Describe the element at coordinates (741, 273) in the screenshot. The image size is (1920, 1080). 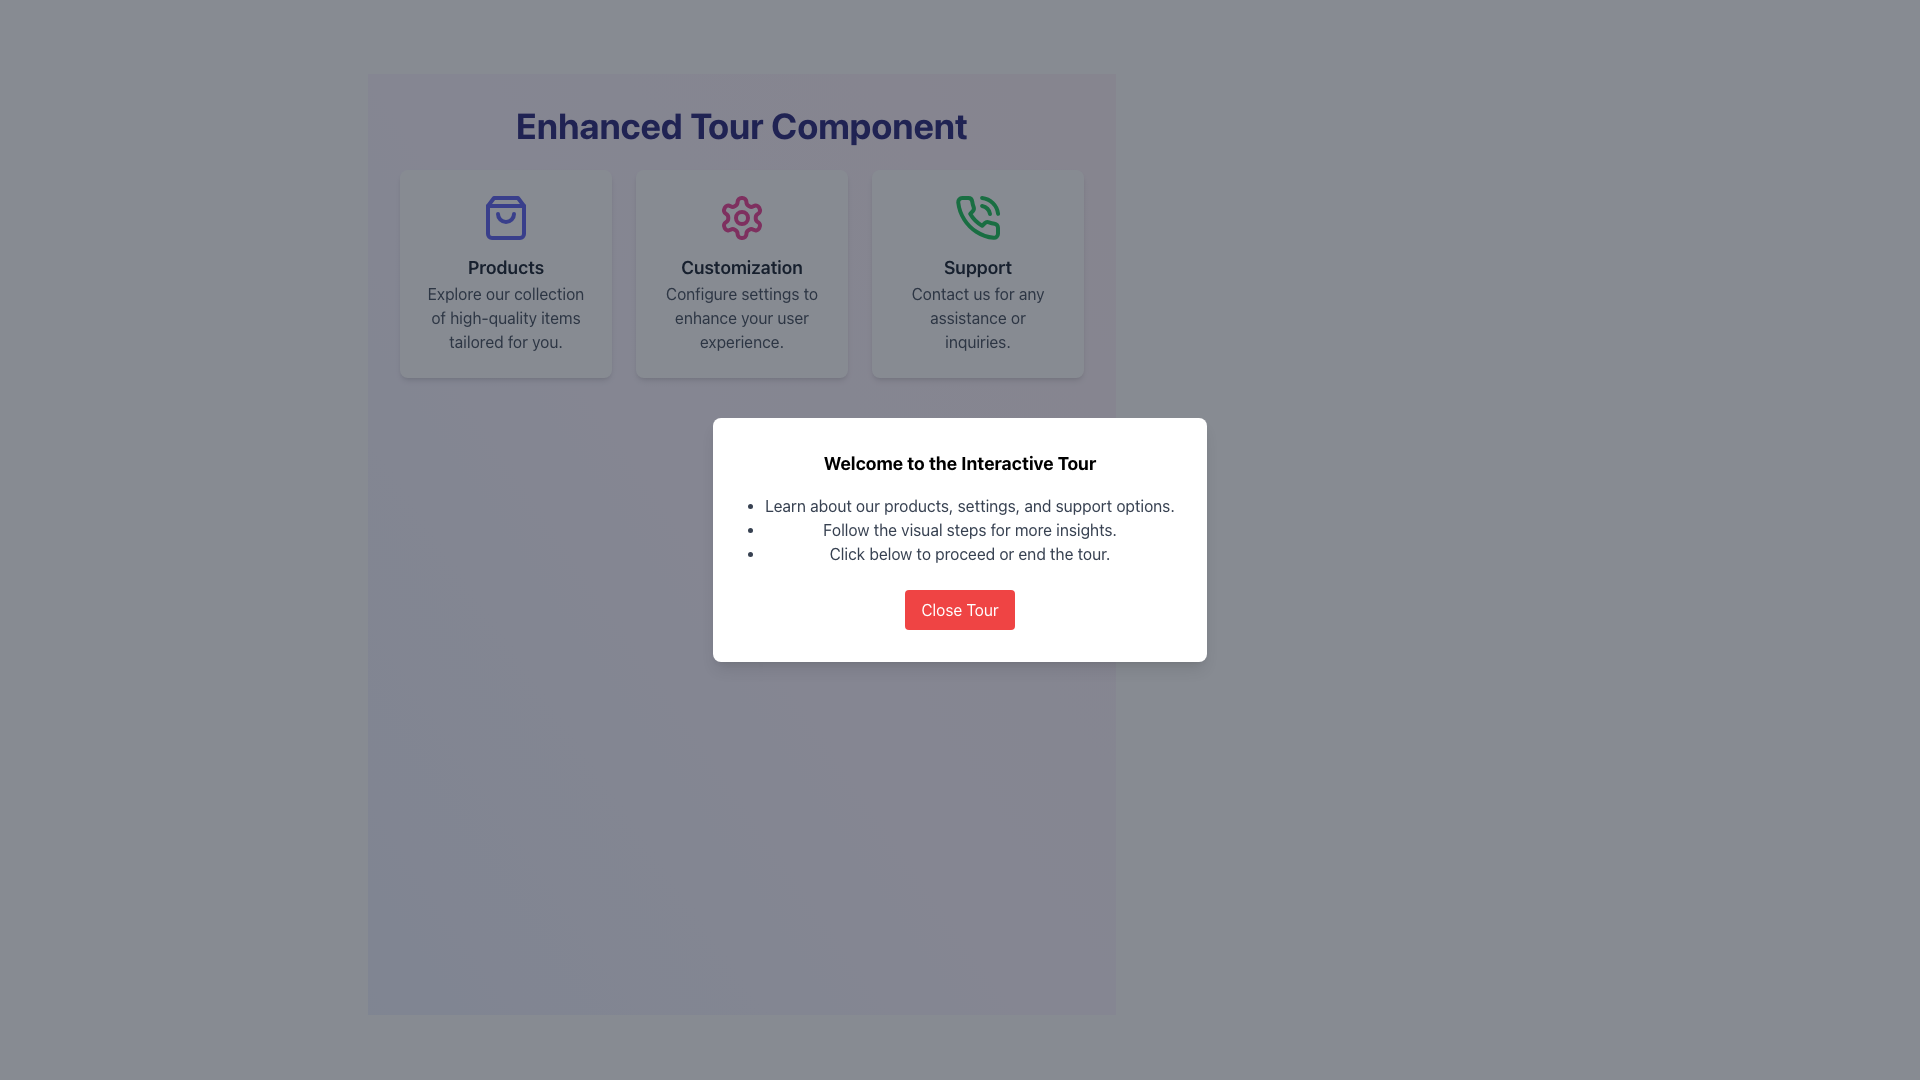
I see `the middle section of the three-column layout, specifically the 'Customization' section that contains an icon, a heading, and a description` at that location.